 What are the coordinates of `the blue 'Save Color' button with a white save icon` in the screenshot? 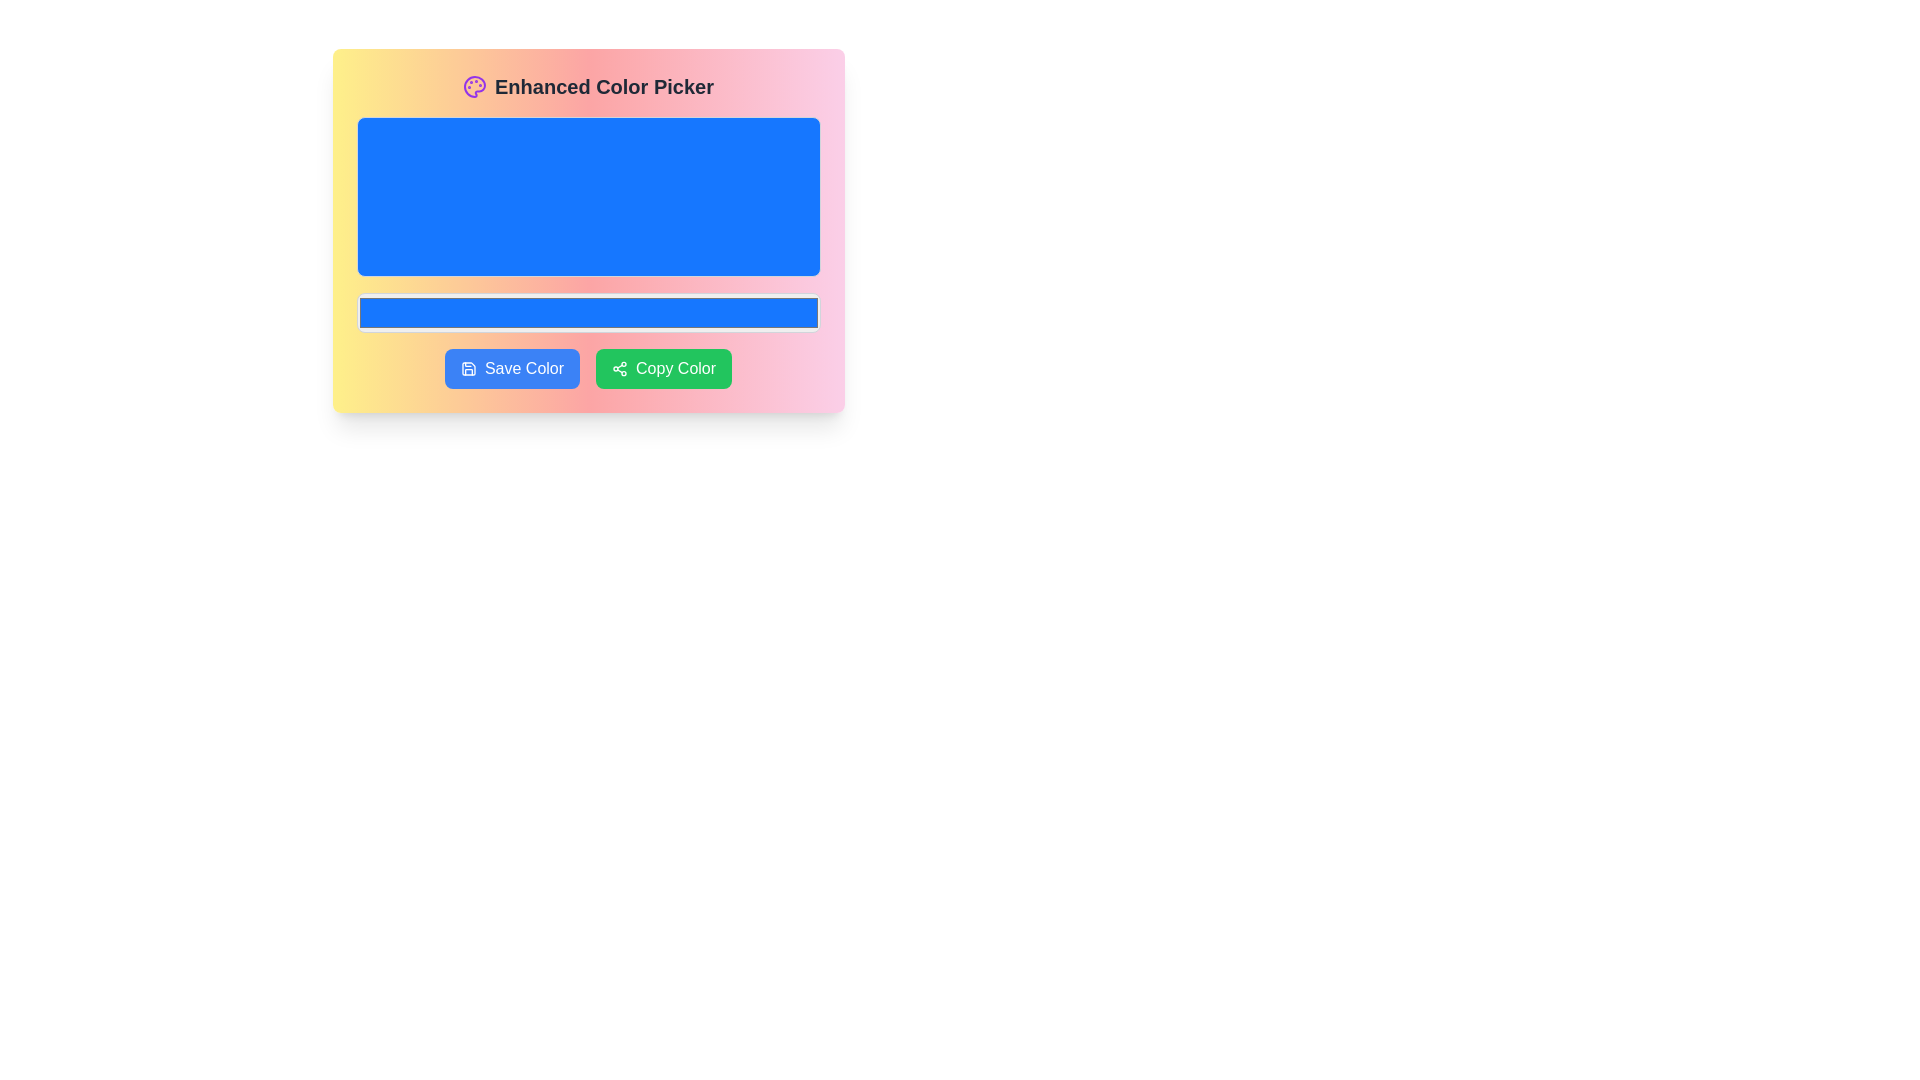 It's located at (512, 369).